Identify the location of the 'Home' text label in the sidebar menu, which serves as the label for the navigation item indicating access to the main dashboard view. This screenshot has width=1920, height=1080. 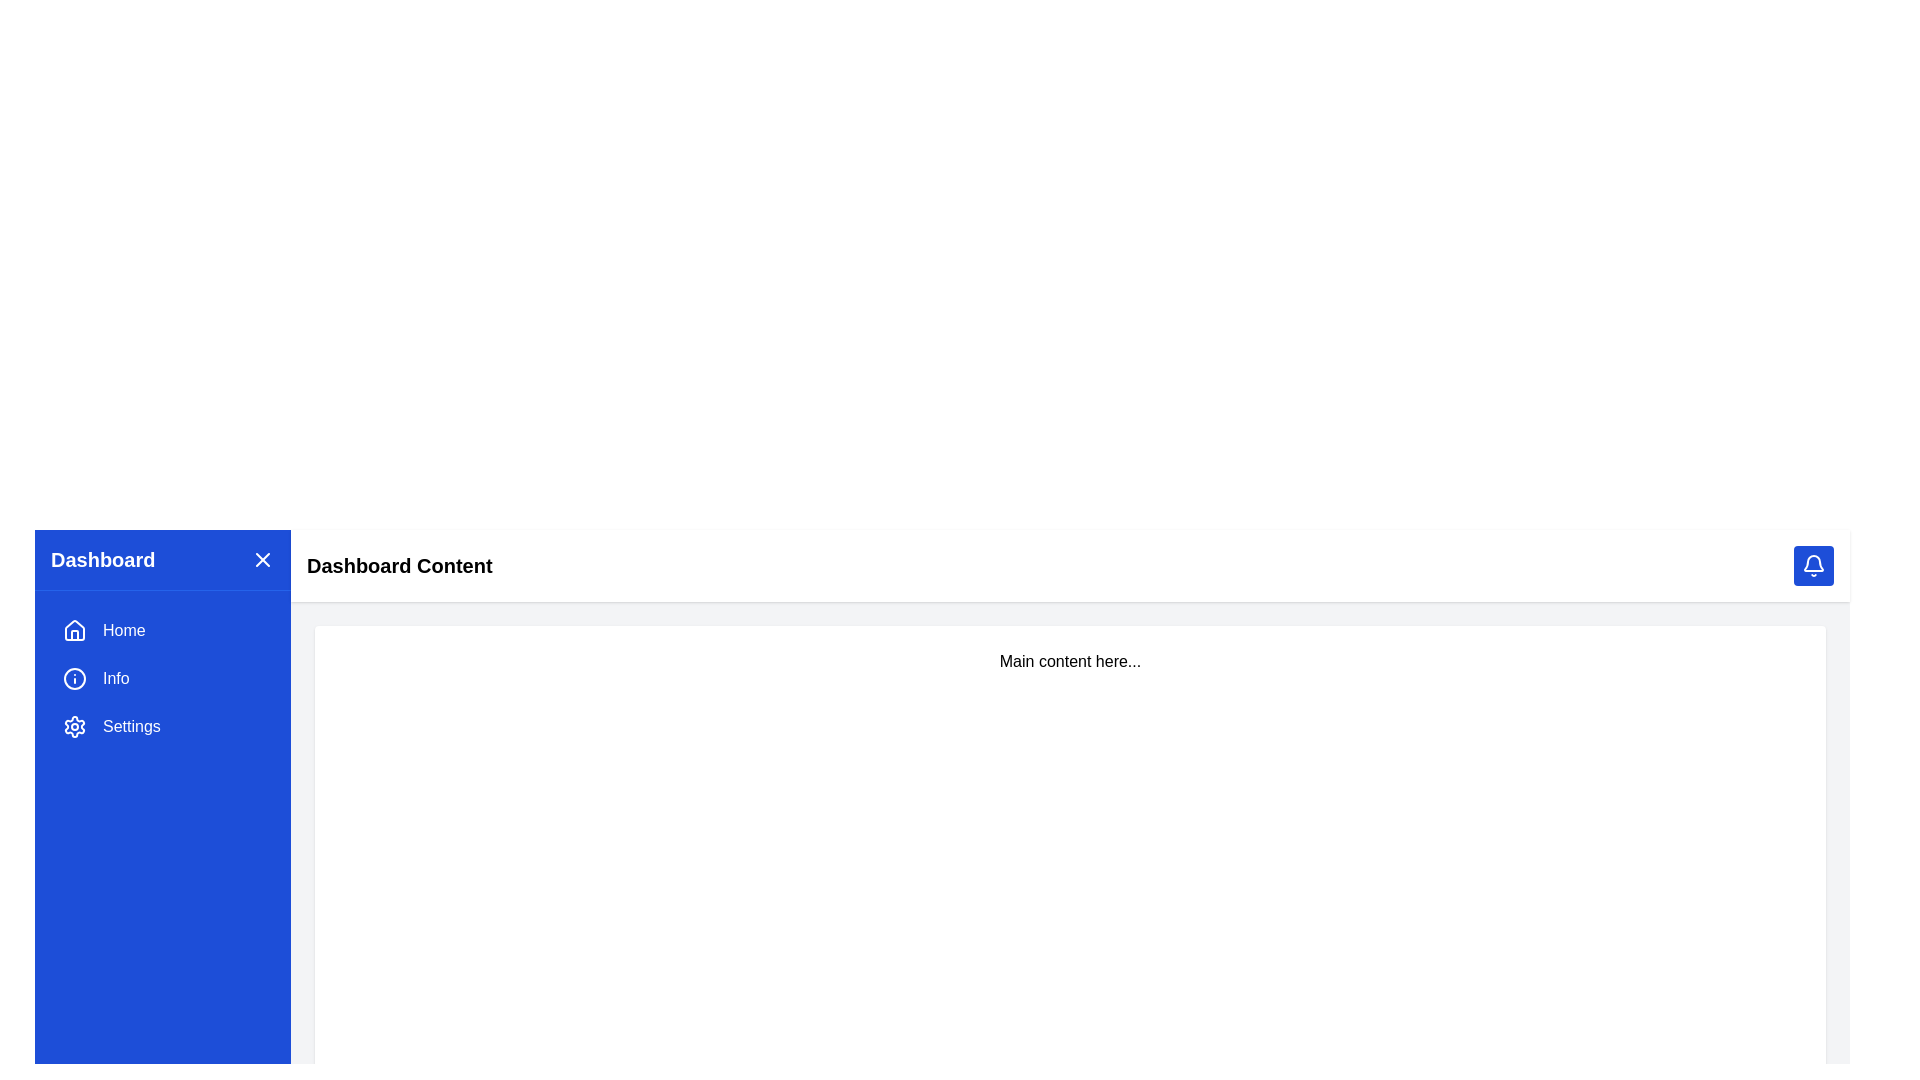
(123, 631).